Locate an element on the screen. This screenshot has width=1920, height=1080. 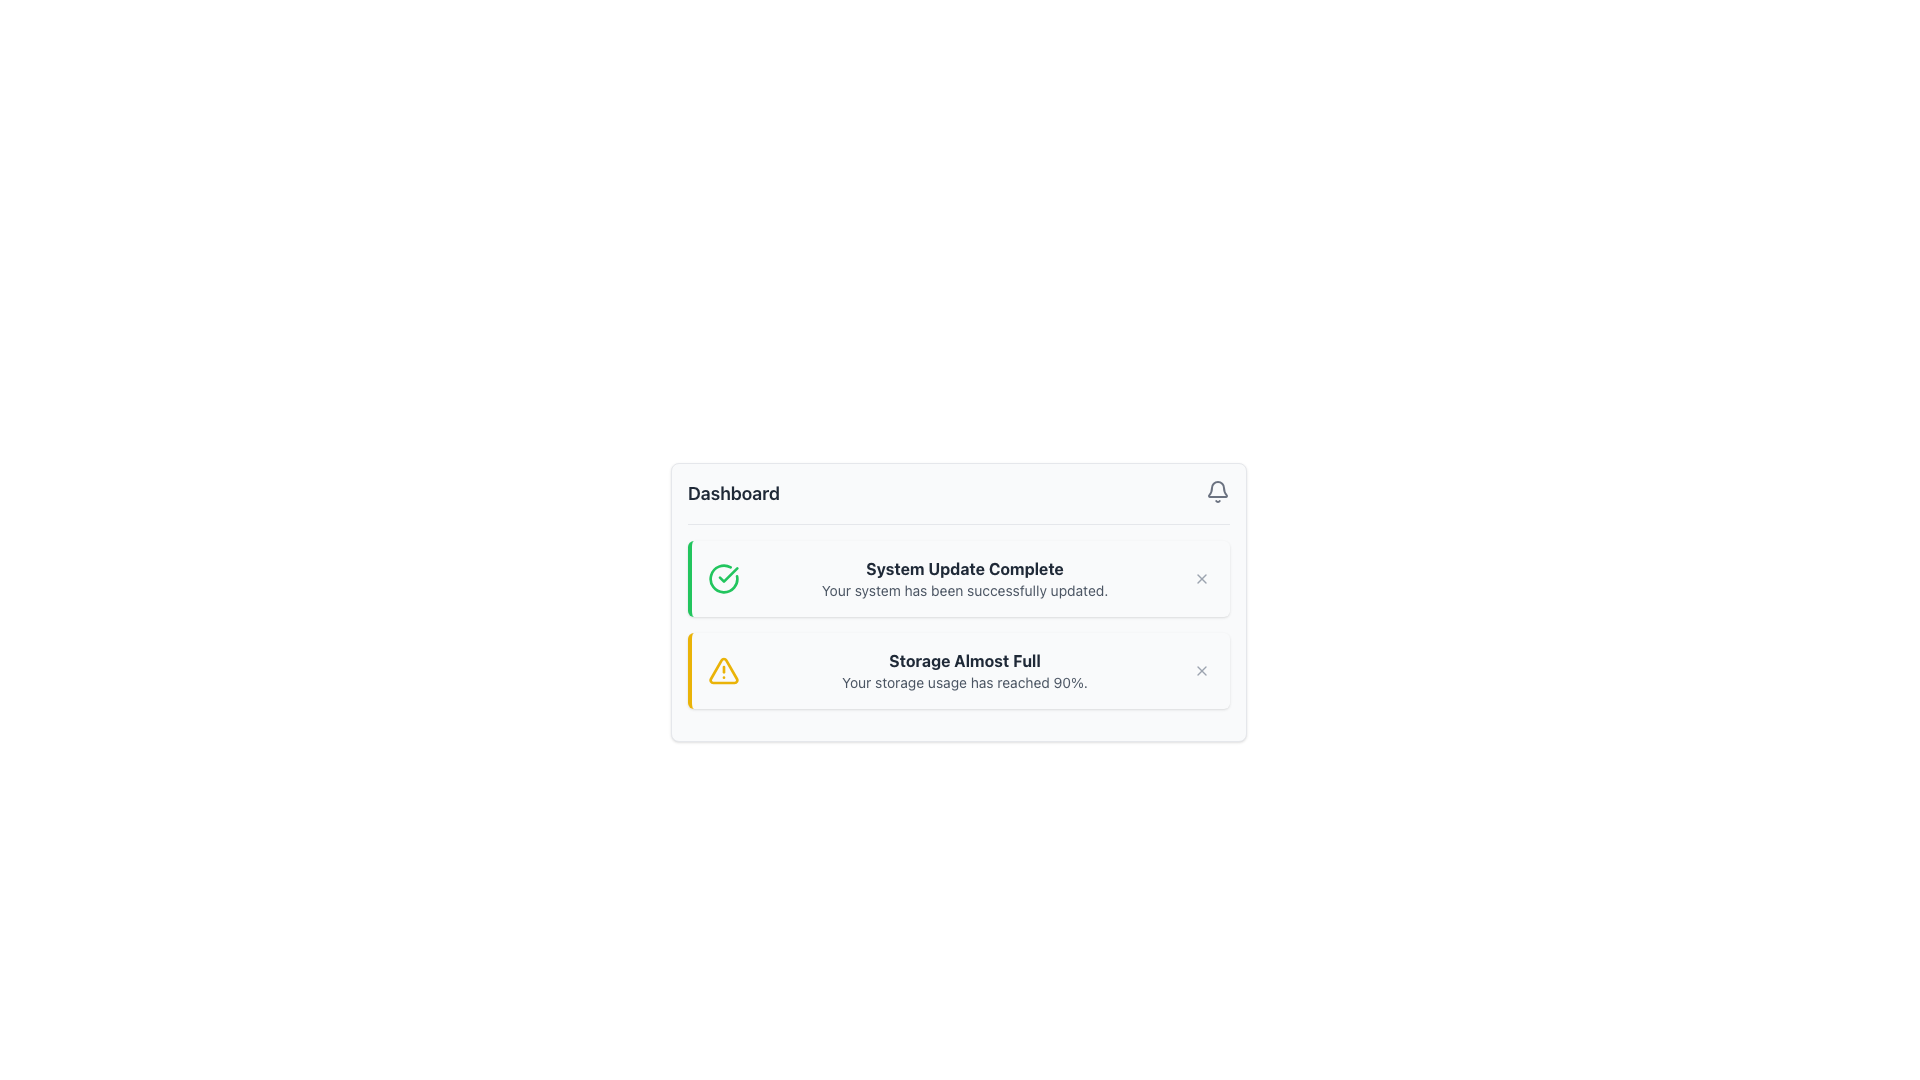
informational text saying 'Your system has been successfully updated.' which is rendered in small gray text and positioned under the heading 'System Update Complete' is located at coordinates (964, 589).